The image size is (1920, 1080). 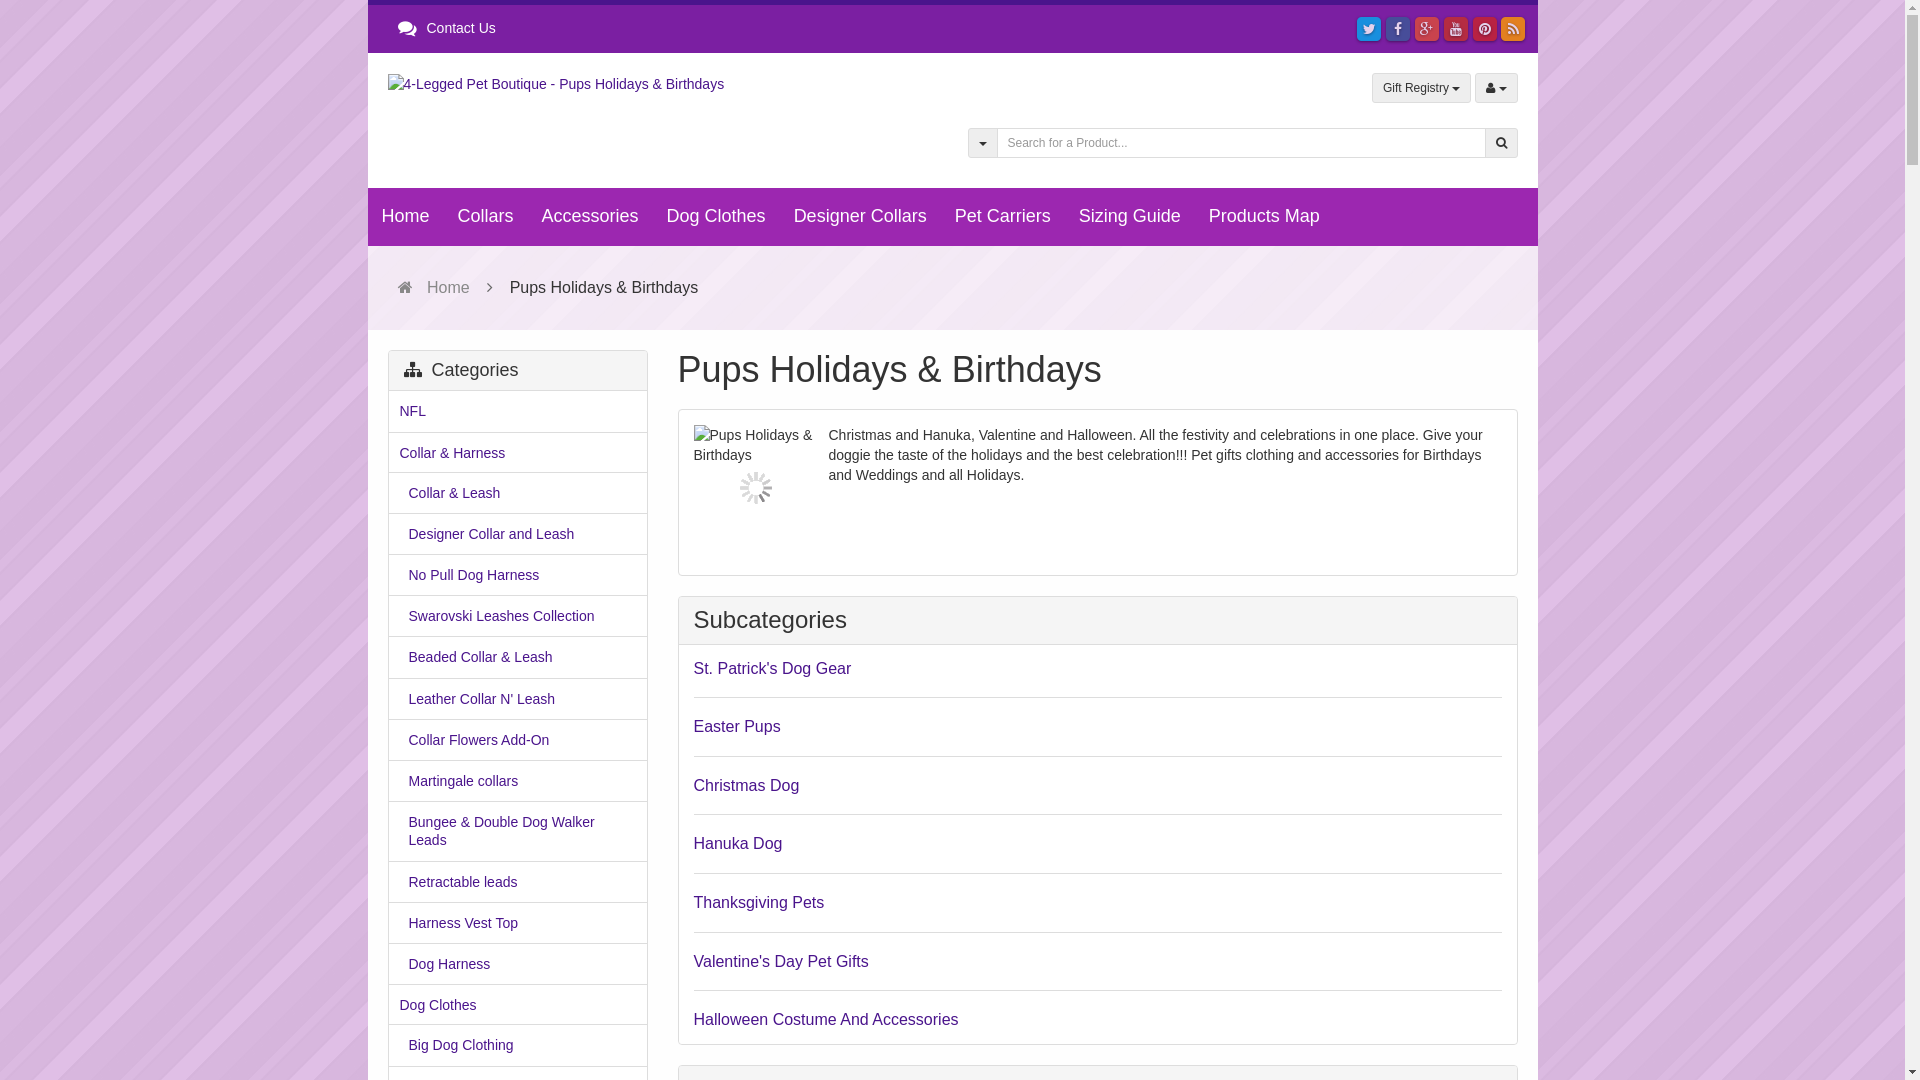 I want to click on 'Swarovski Leashes Collection', so click(x=517, y=614).